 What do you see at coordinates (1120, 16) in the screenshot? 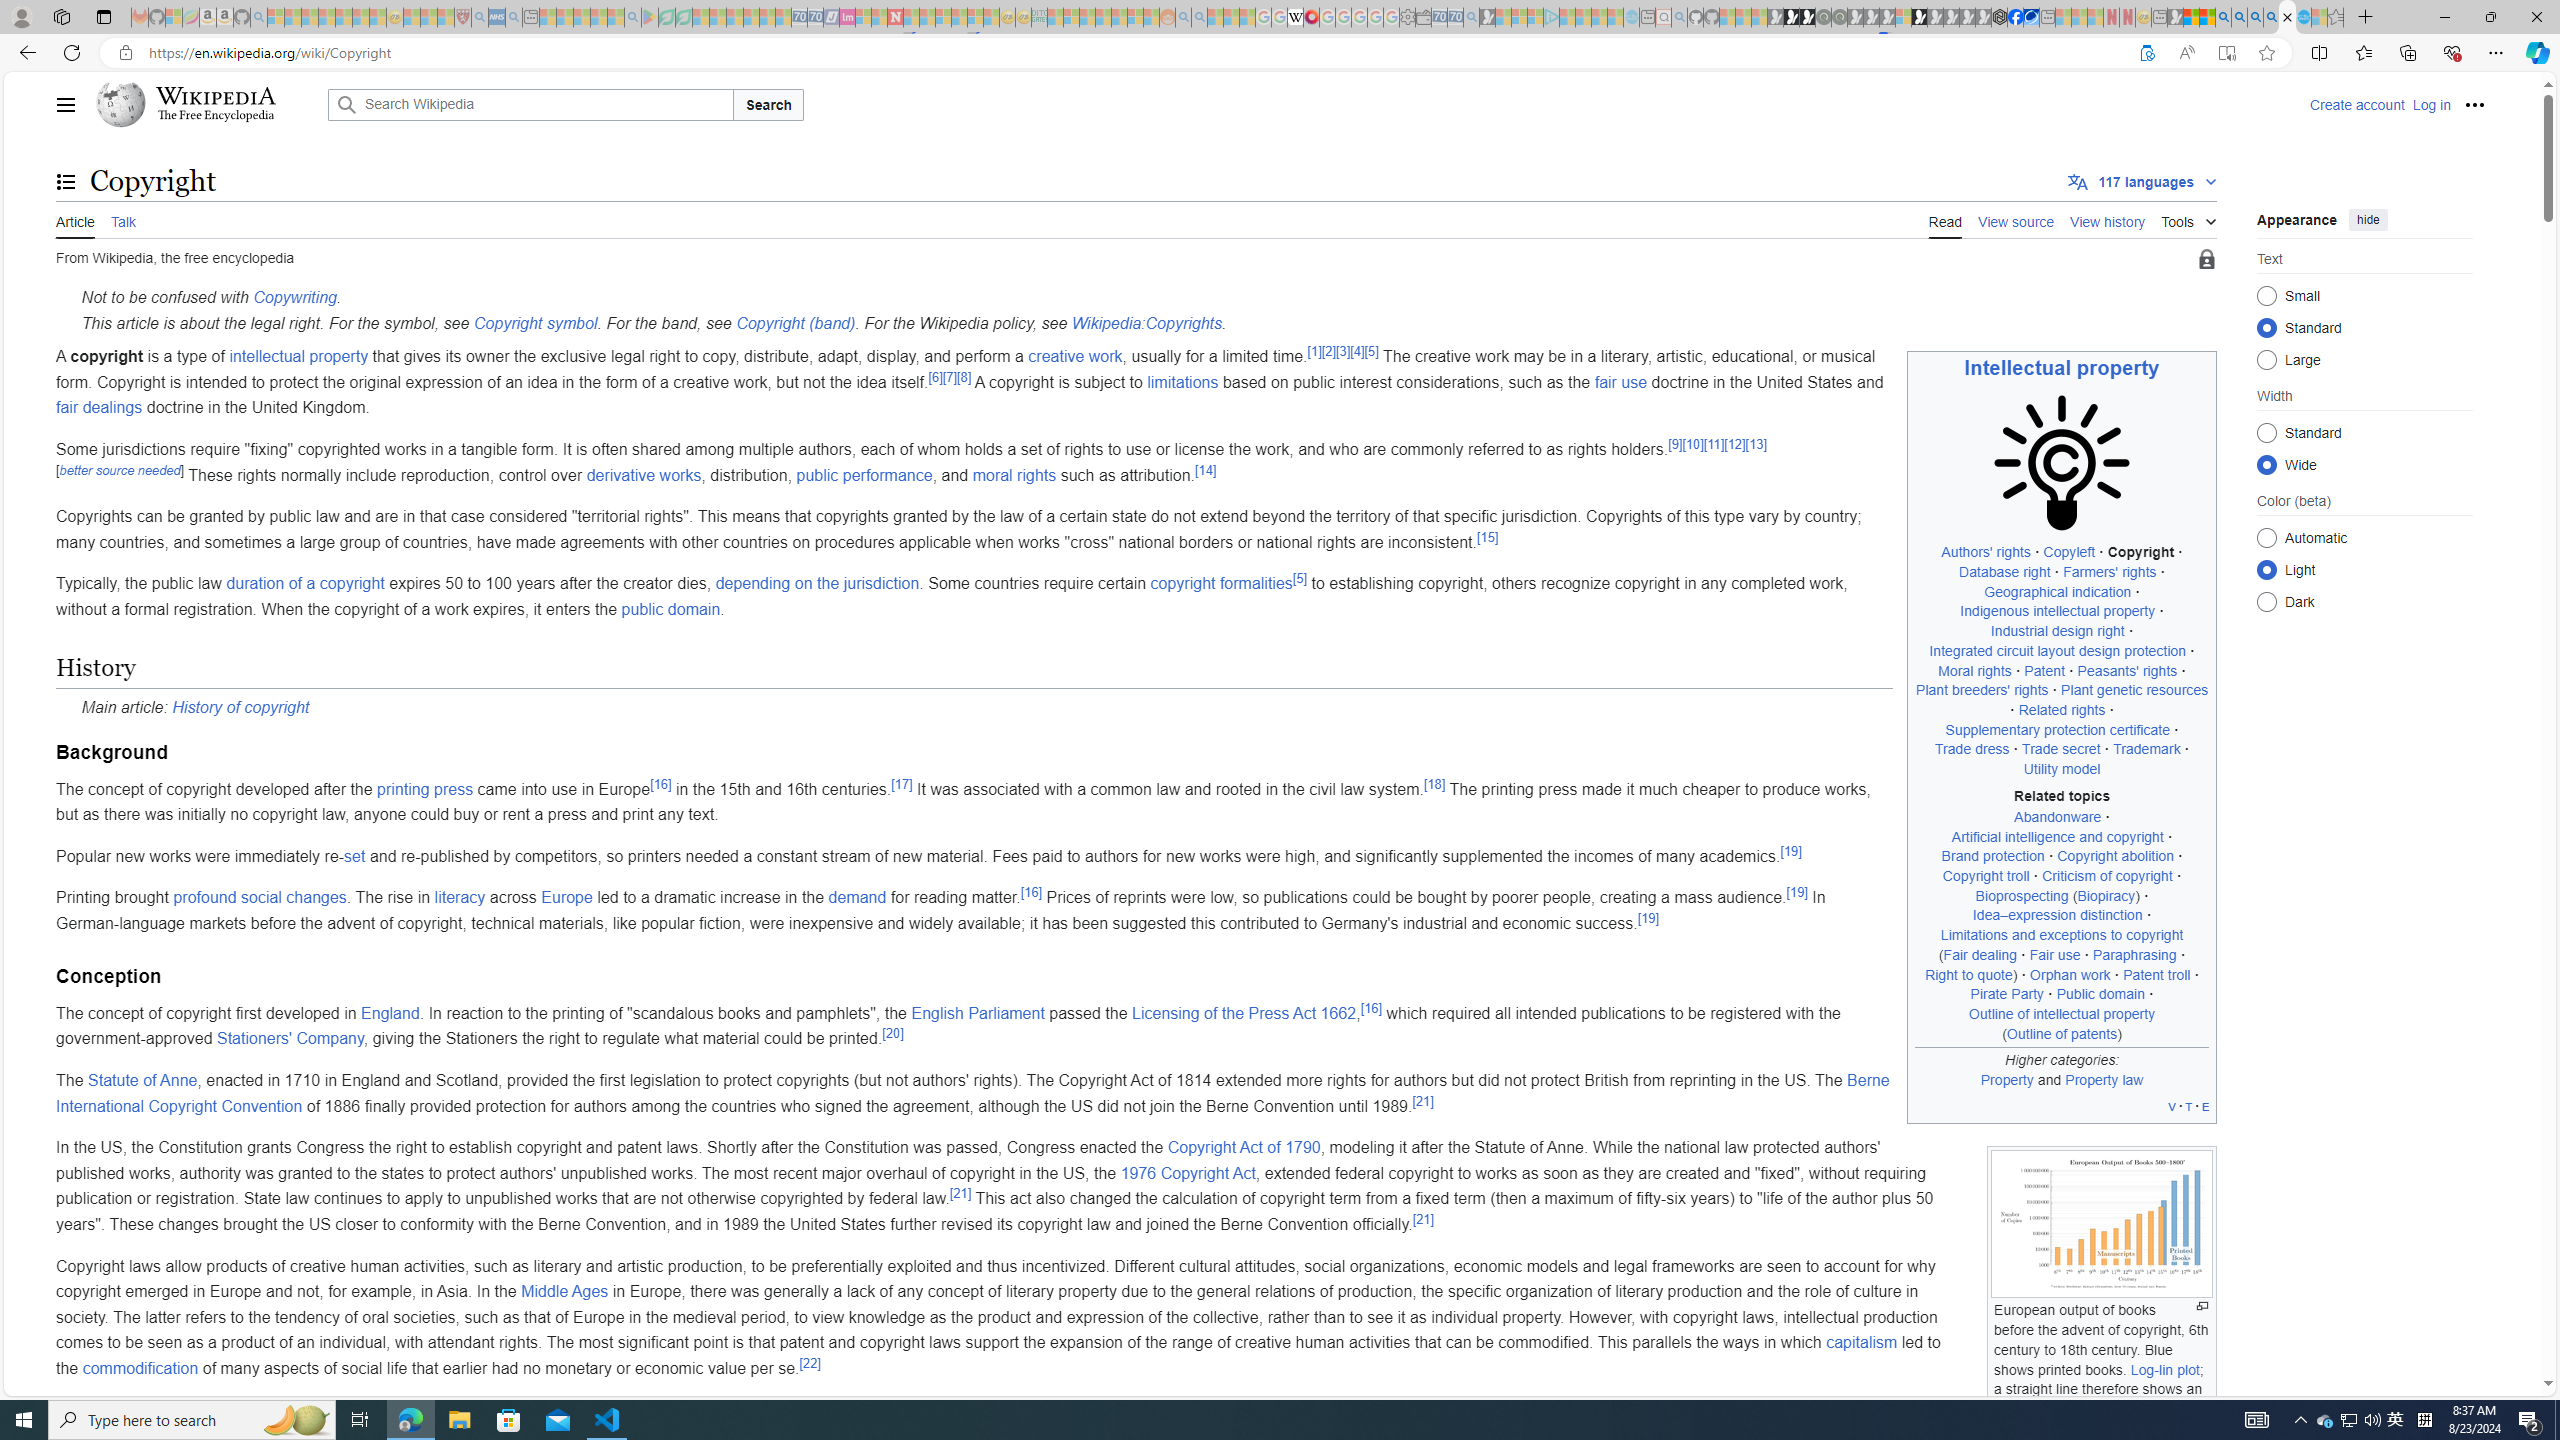
I see `'Kinda Frugal - MSN - Sleeping'` at bounding box center [1120, 16].